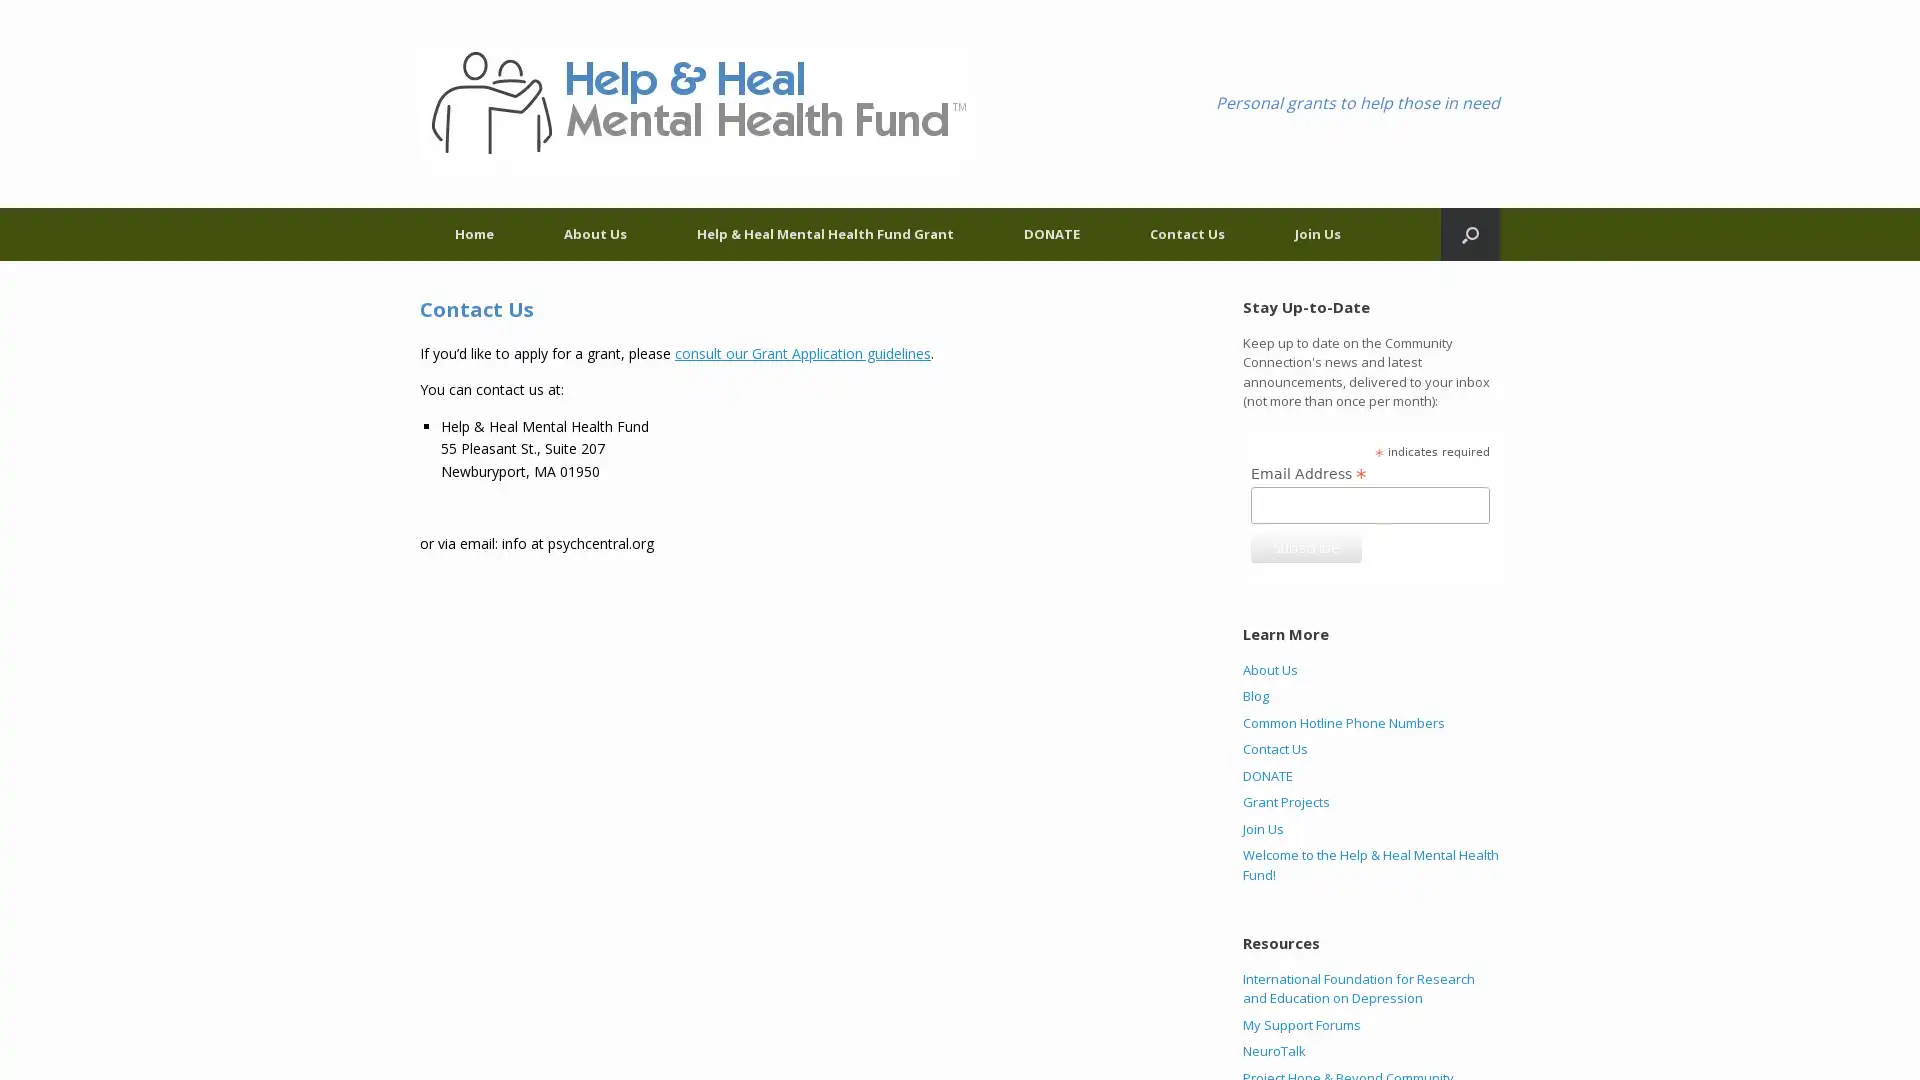 This screenshot has height=1080, width=1920. Describe the element at coordinates (1306, 547) in the screenshot. I see `Subscribe` at that location.